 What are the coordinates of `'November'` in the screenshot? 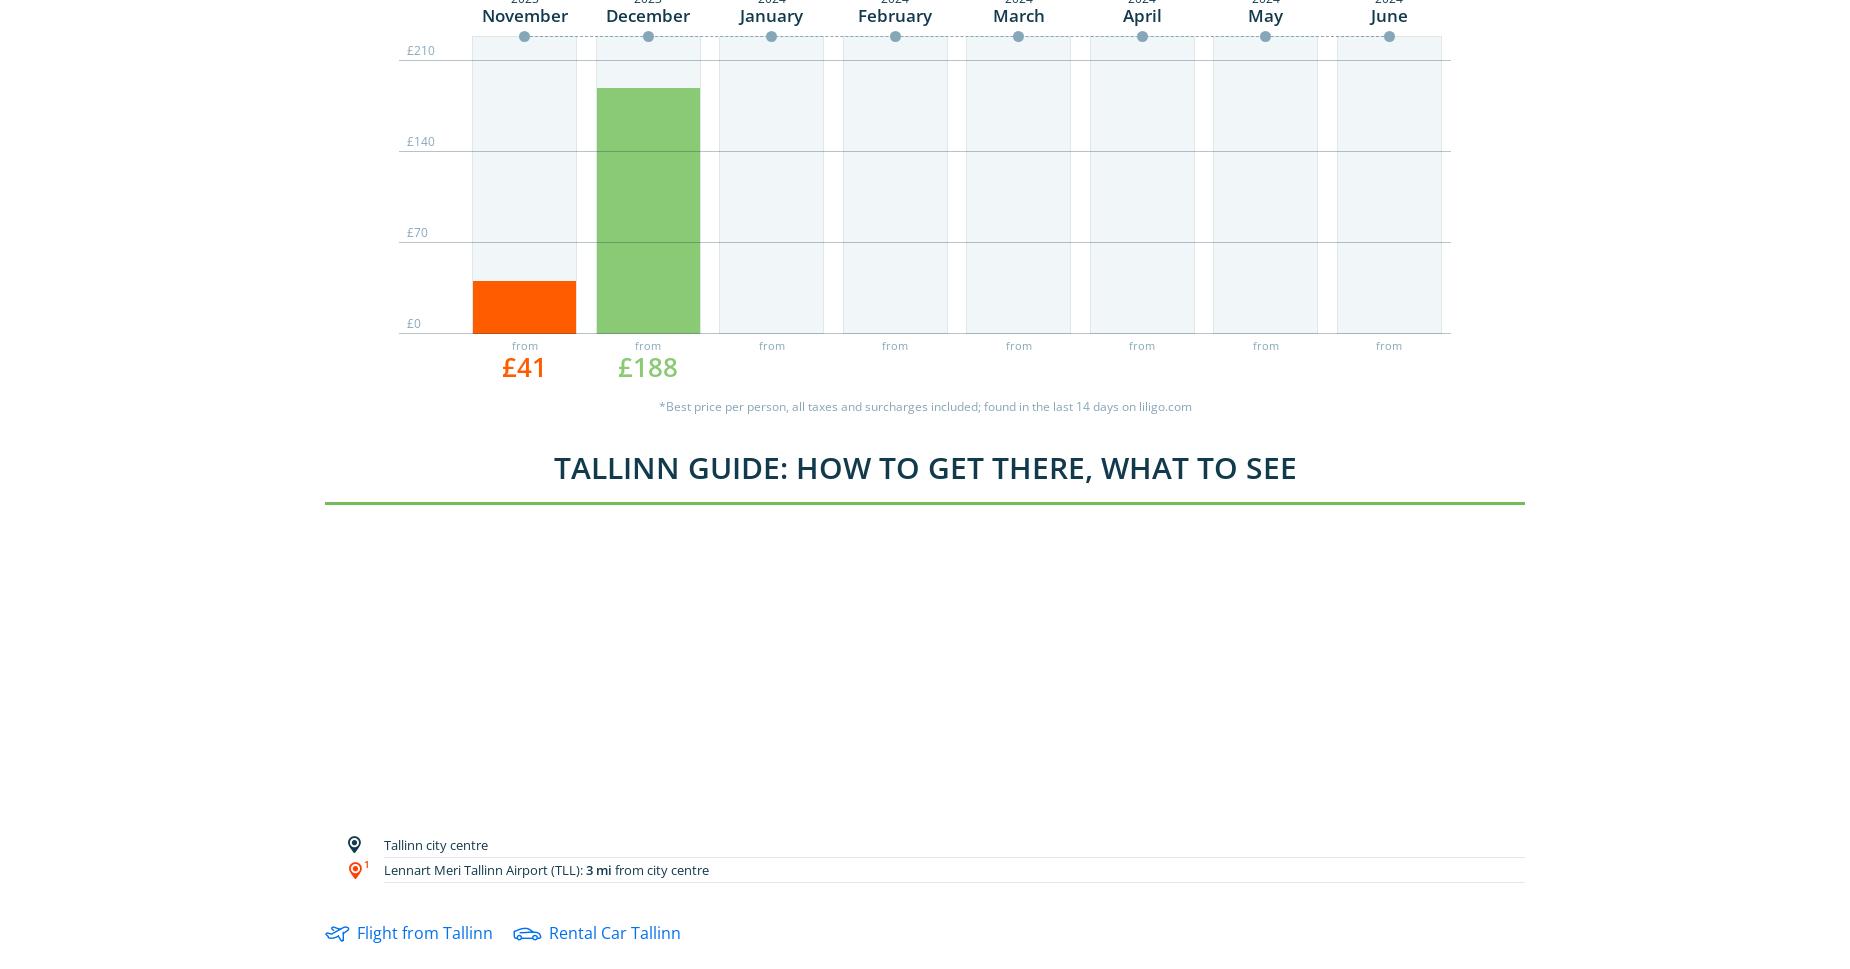 It's located at (523, 15).